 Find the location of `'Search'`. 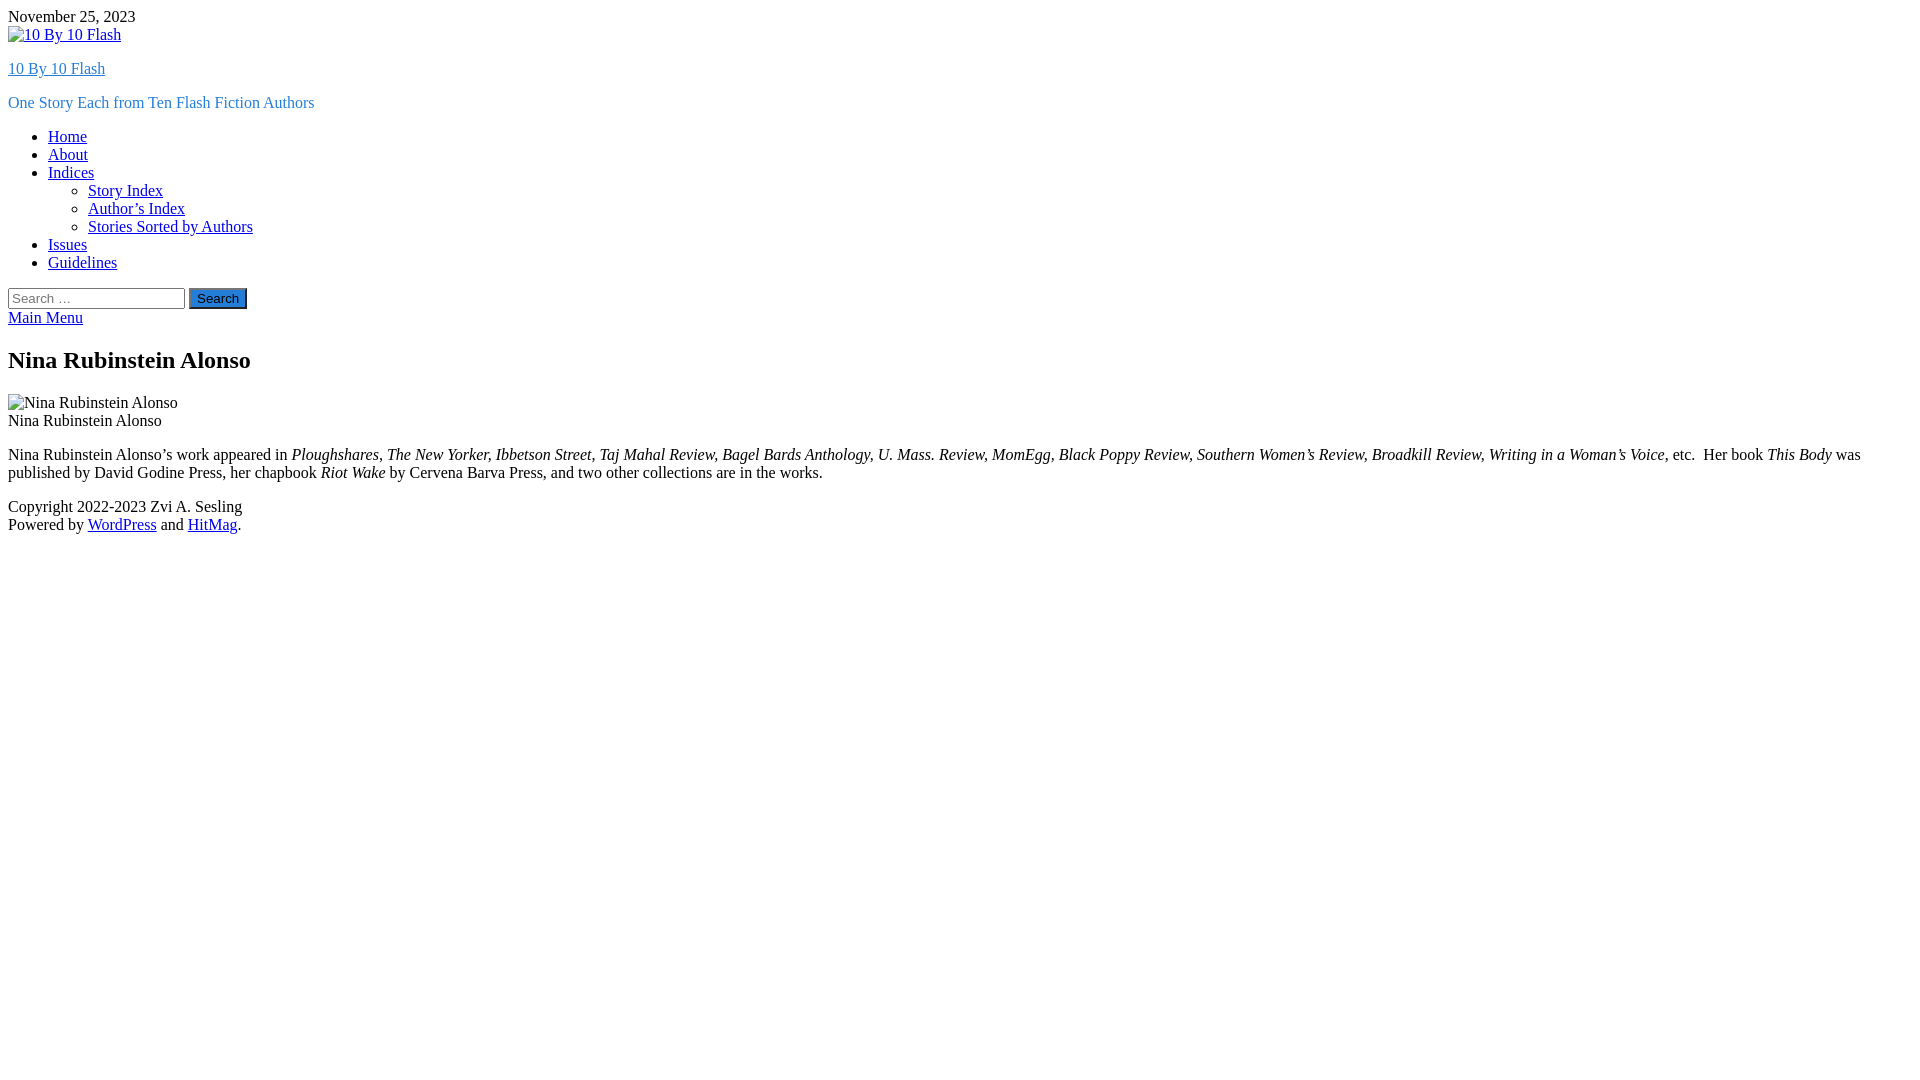

'Search' is located at coordinates (217, 298).